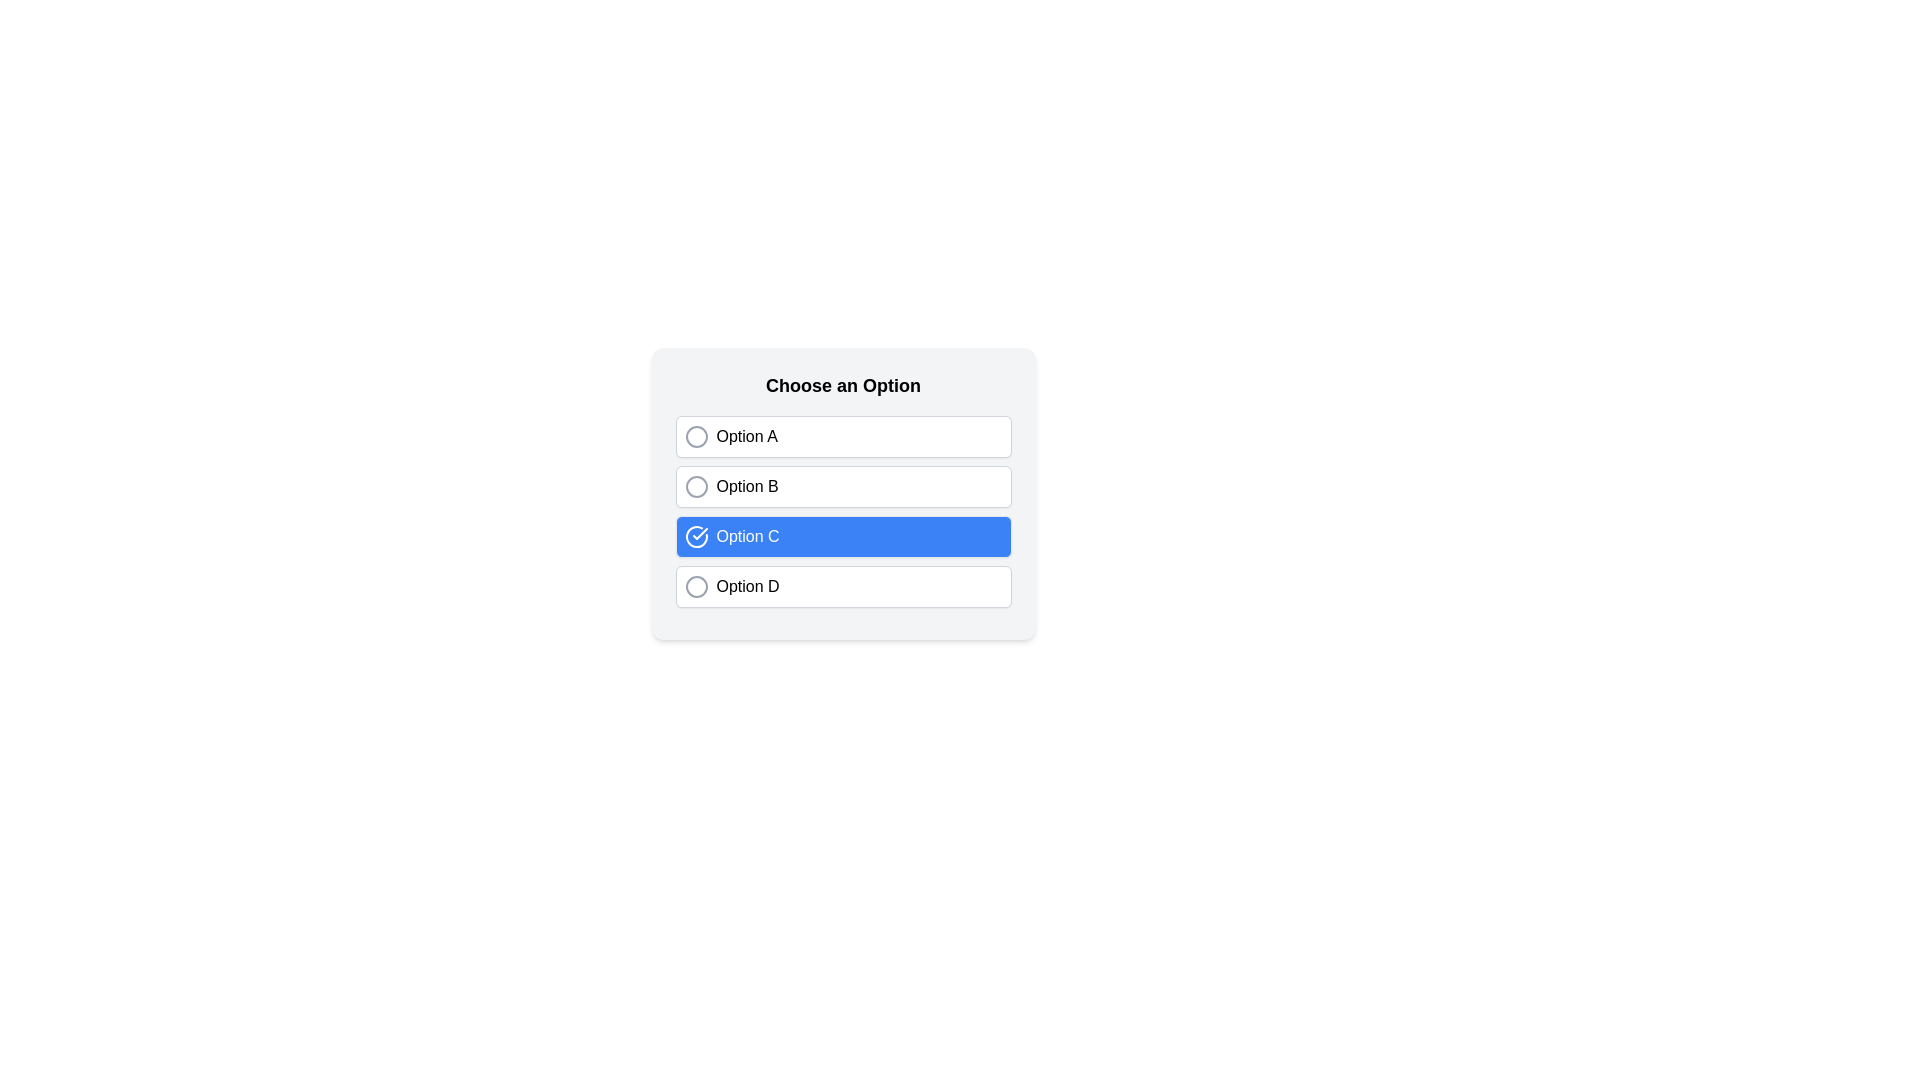 Image resolution: width=1920 pixels, height=1080 pixels. What do you see at coordinates (747, 585) in the screenshot?
I see `the text label displaying 'Option D'` at bounding box center [747, 585].